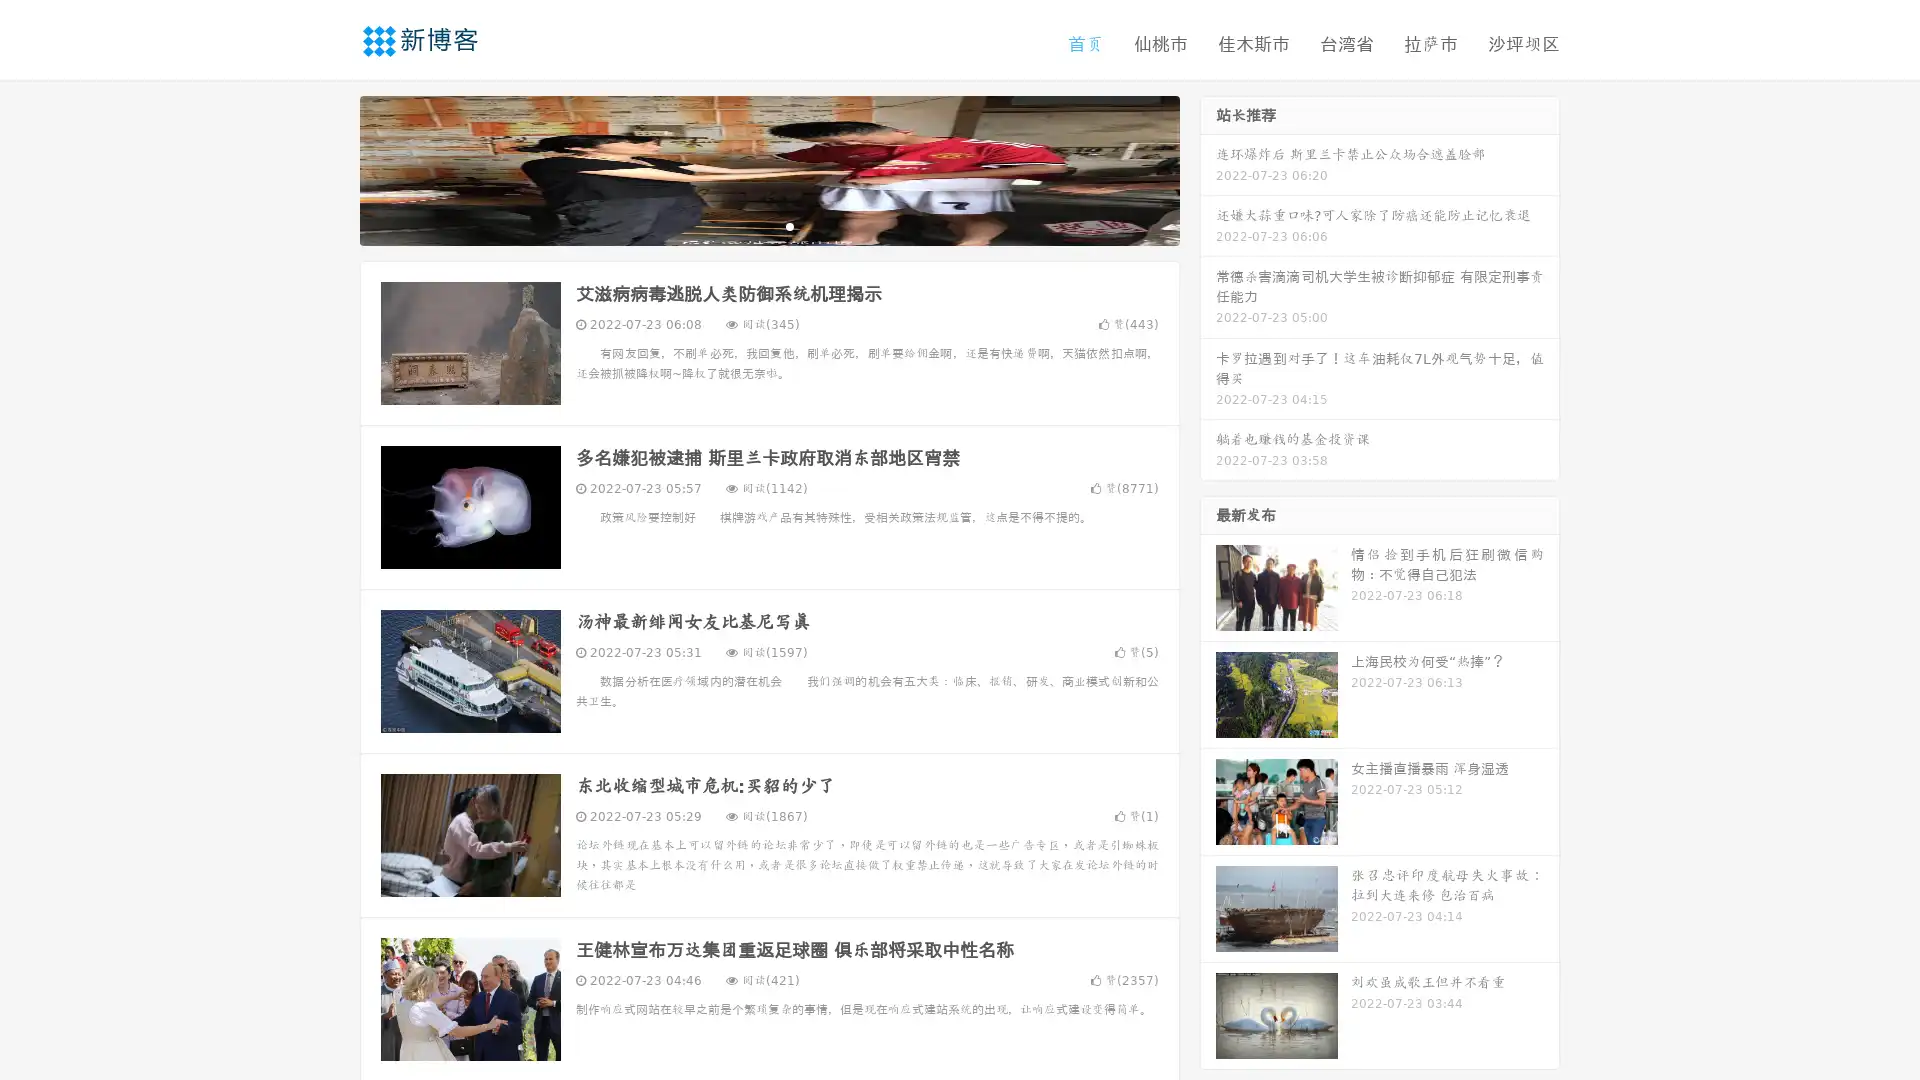 Image resolution: width=1920 pixels, height=1080 pixels. I want to click on Next slide, so click(1208, 168).